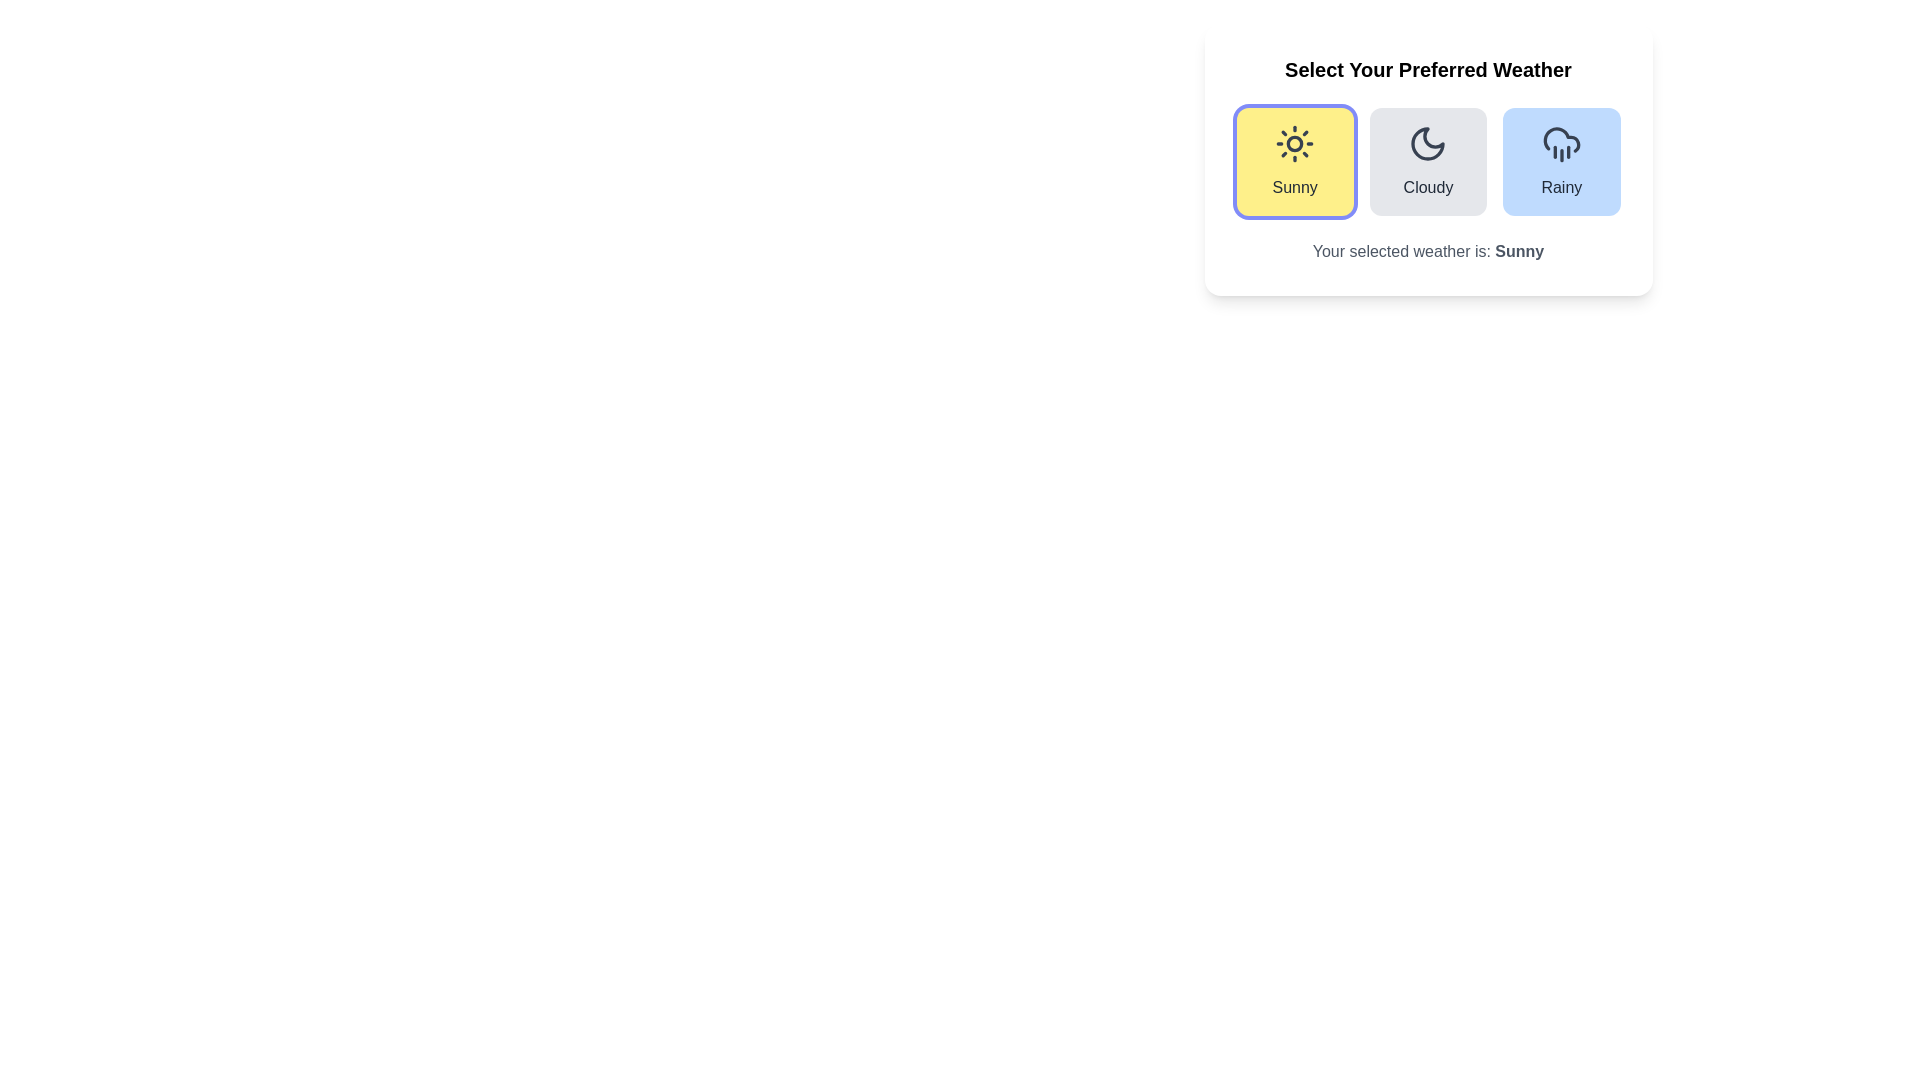  Describe the element at coordinates (1427, 142) in the screenshot. I see `the crescent moon icon representing the 'Cloudy' weather option located in the center circular area of the weather selection interface` at that location.